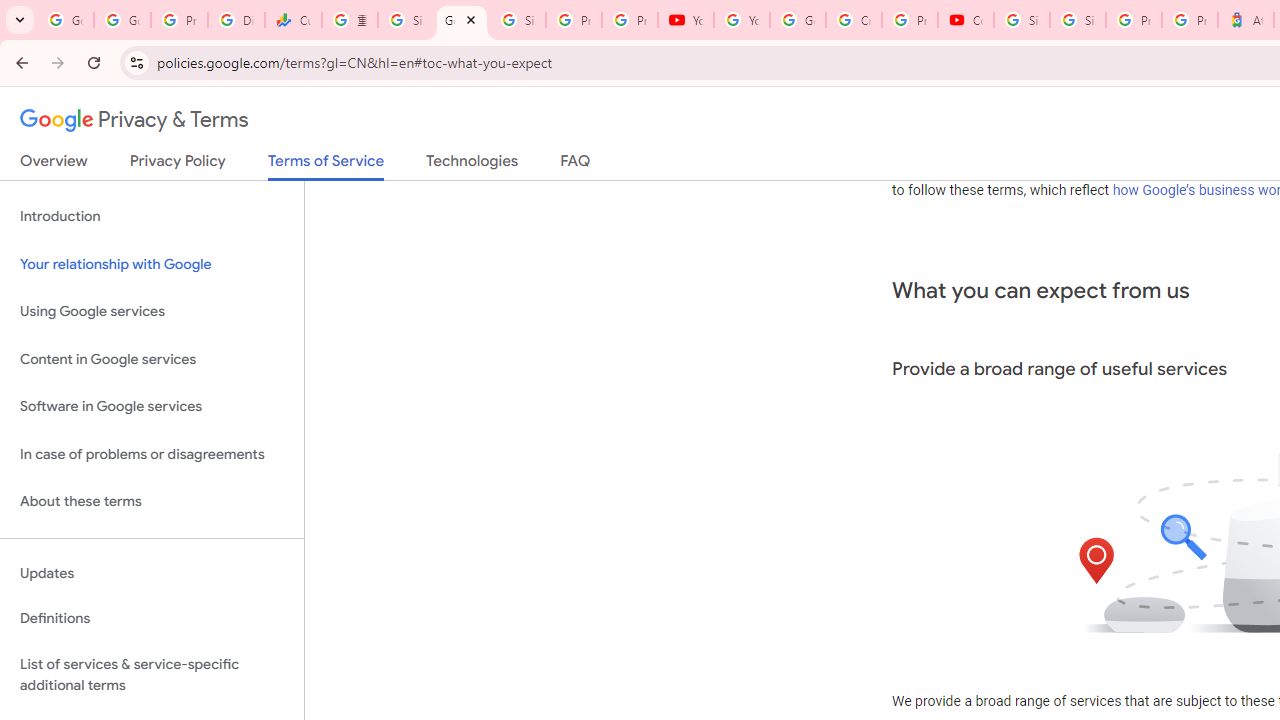 This screenshot has height=720, width=1280. What do you see at coordinates (151, 501) in the screenshot?
I see `'About these terms'` at bounding box center [151, 501].